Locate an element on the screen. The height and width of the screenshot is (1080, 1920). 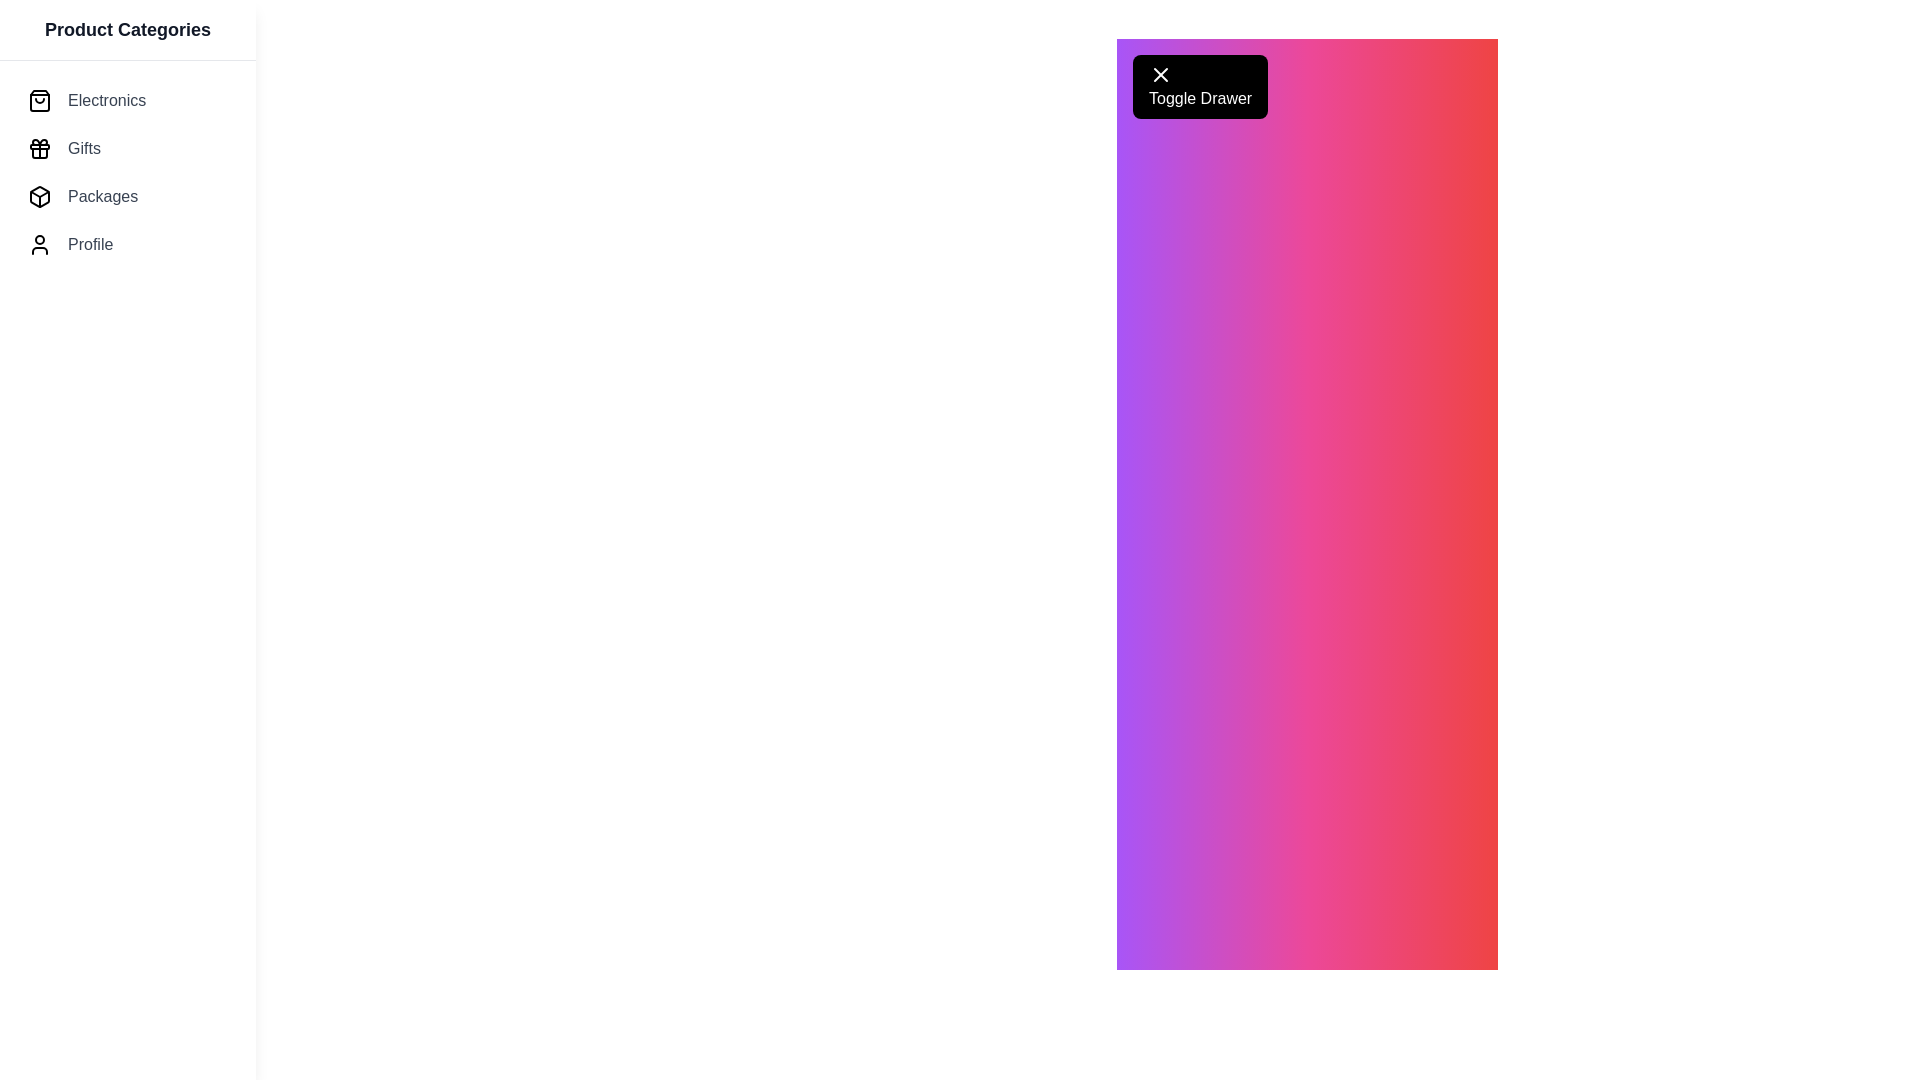
the 'Toggle Drawer' button to toggle the visibility of the drawer is located at coordinates (1200, 86).